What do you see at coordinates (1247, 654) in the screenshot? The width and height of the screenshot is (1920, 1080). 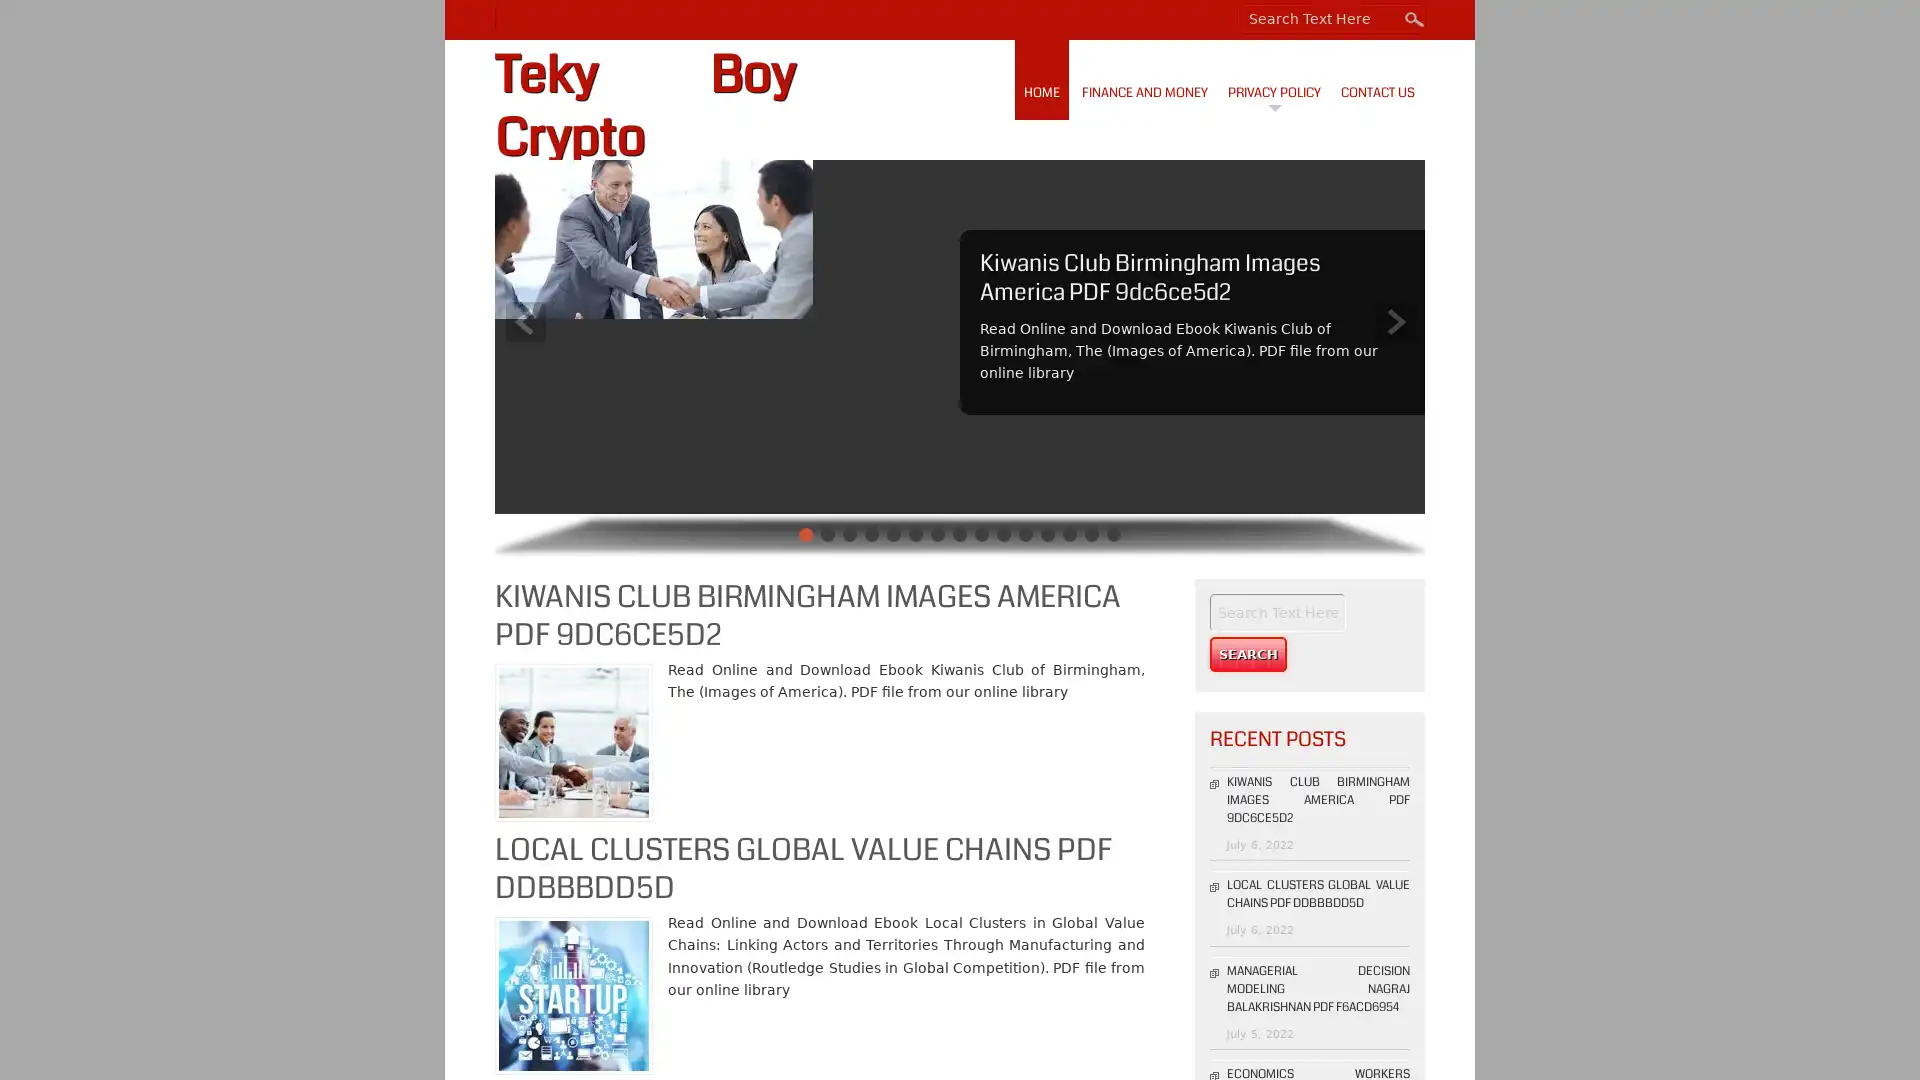 I see `Search` at bounding box center [1247, 654].